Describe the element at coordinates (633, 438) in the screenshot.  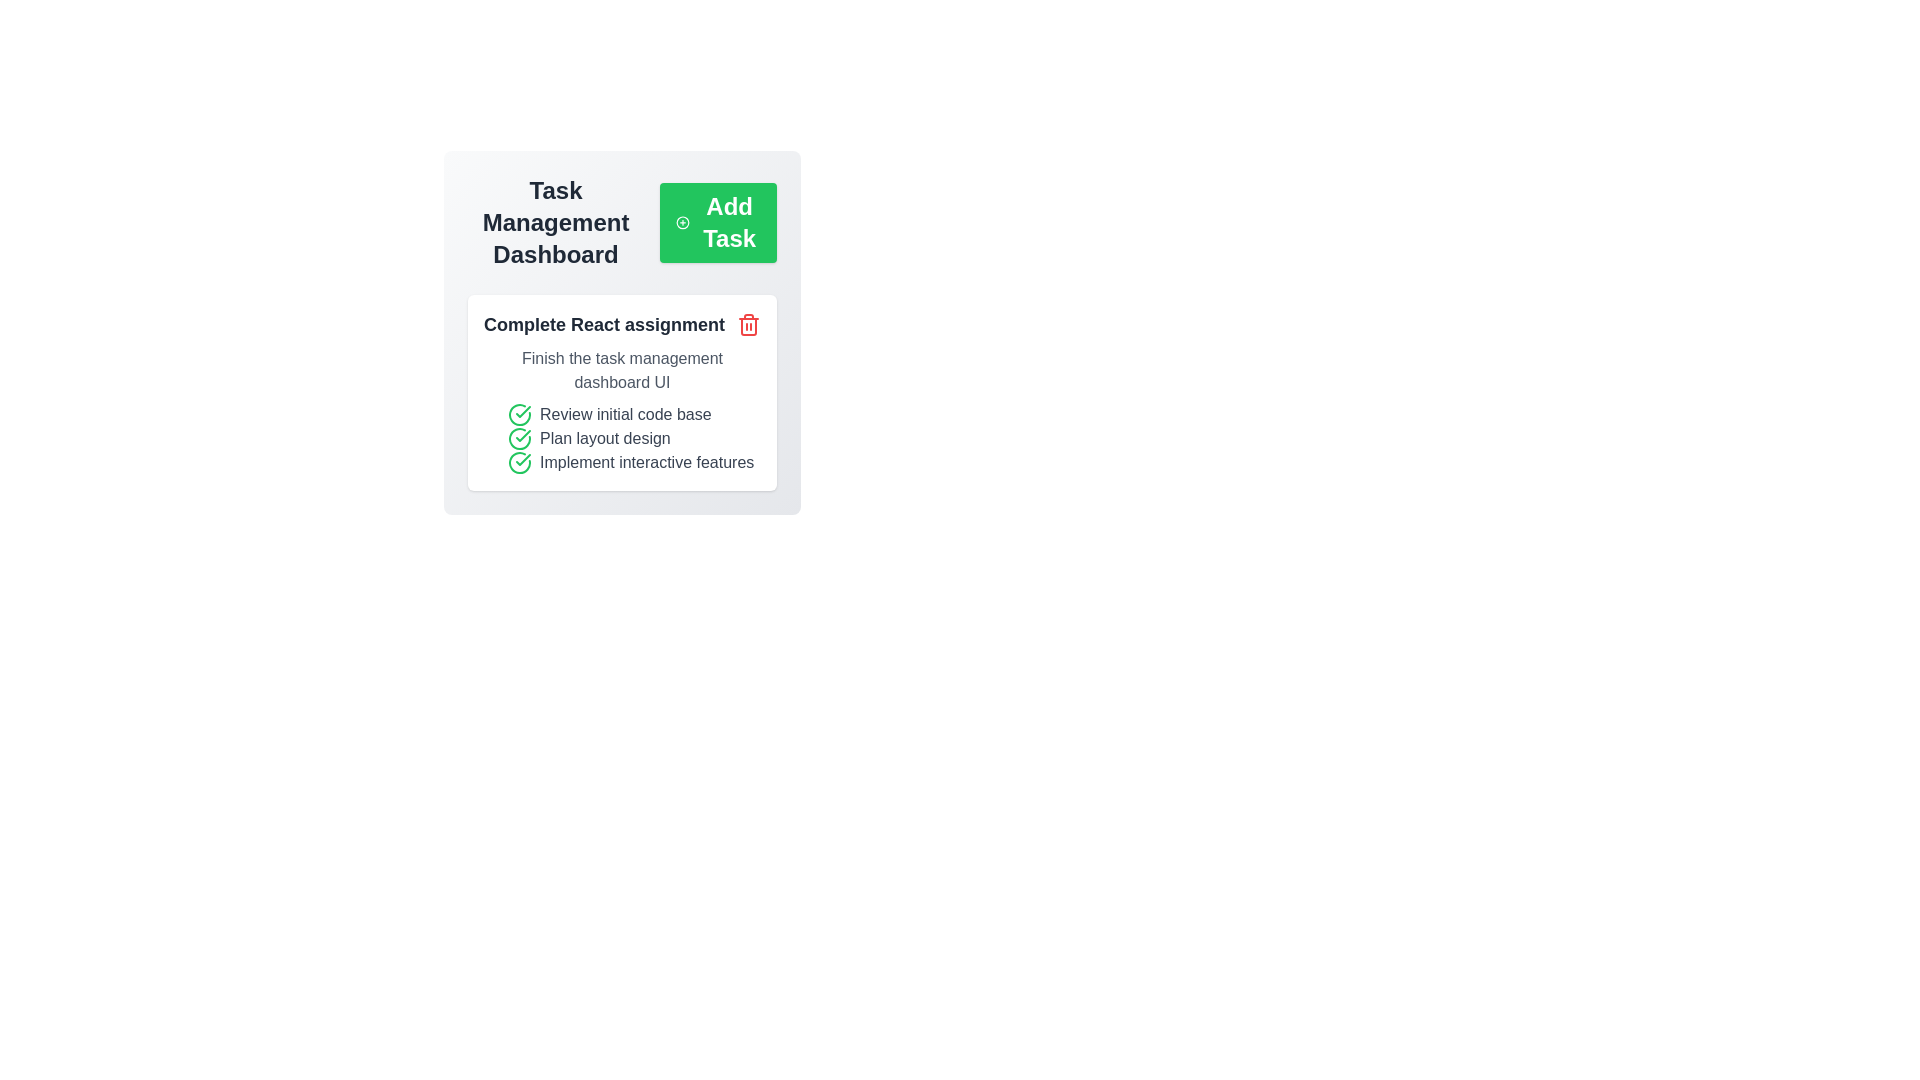
I see `the task list item labeled 'Plan layout design' with a green checkmark icon, located as the second item in the task management card` at that location.